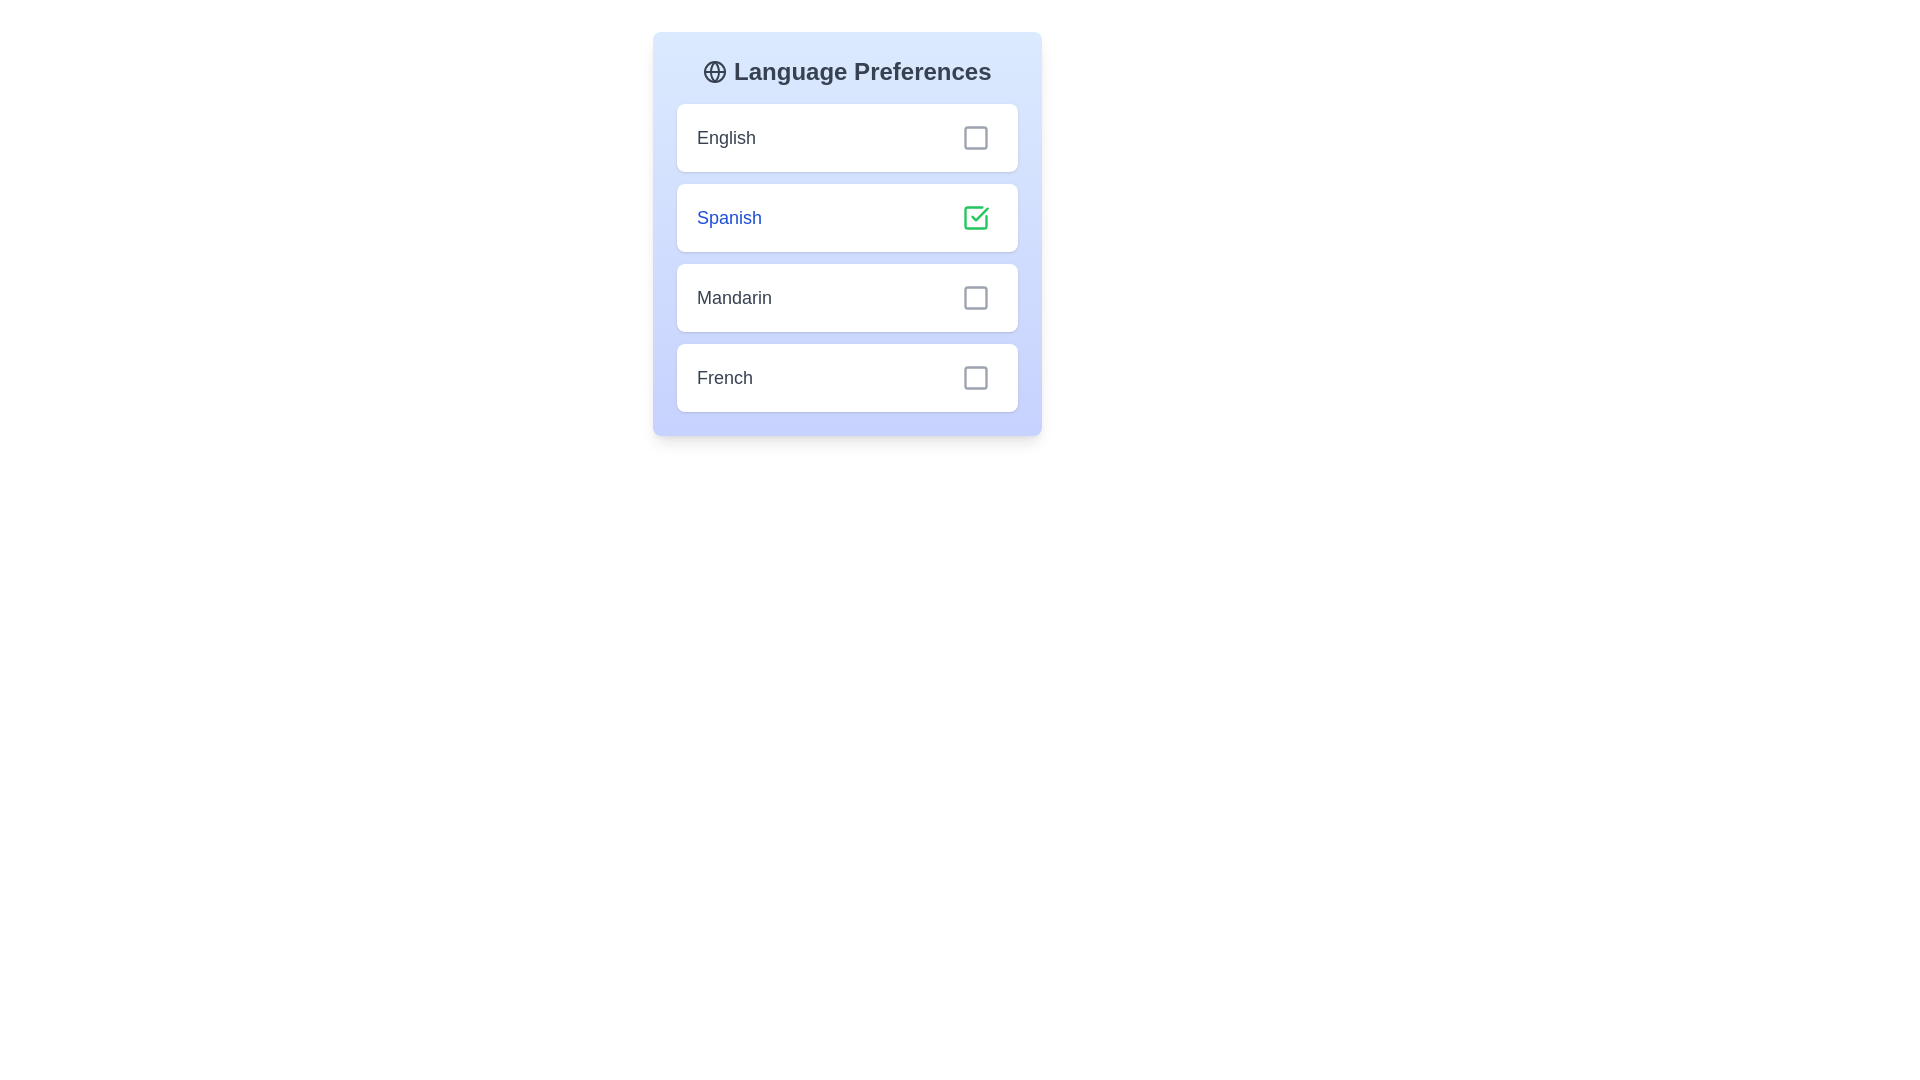  What do you see at coordinates (975, 378) in the screenshot?
I see `the checkbox indicator for the 'French' option in the Language Preferences section` at bounding box center [975, 378].